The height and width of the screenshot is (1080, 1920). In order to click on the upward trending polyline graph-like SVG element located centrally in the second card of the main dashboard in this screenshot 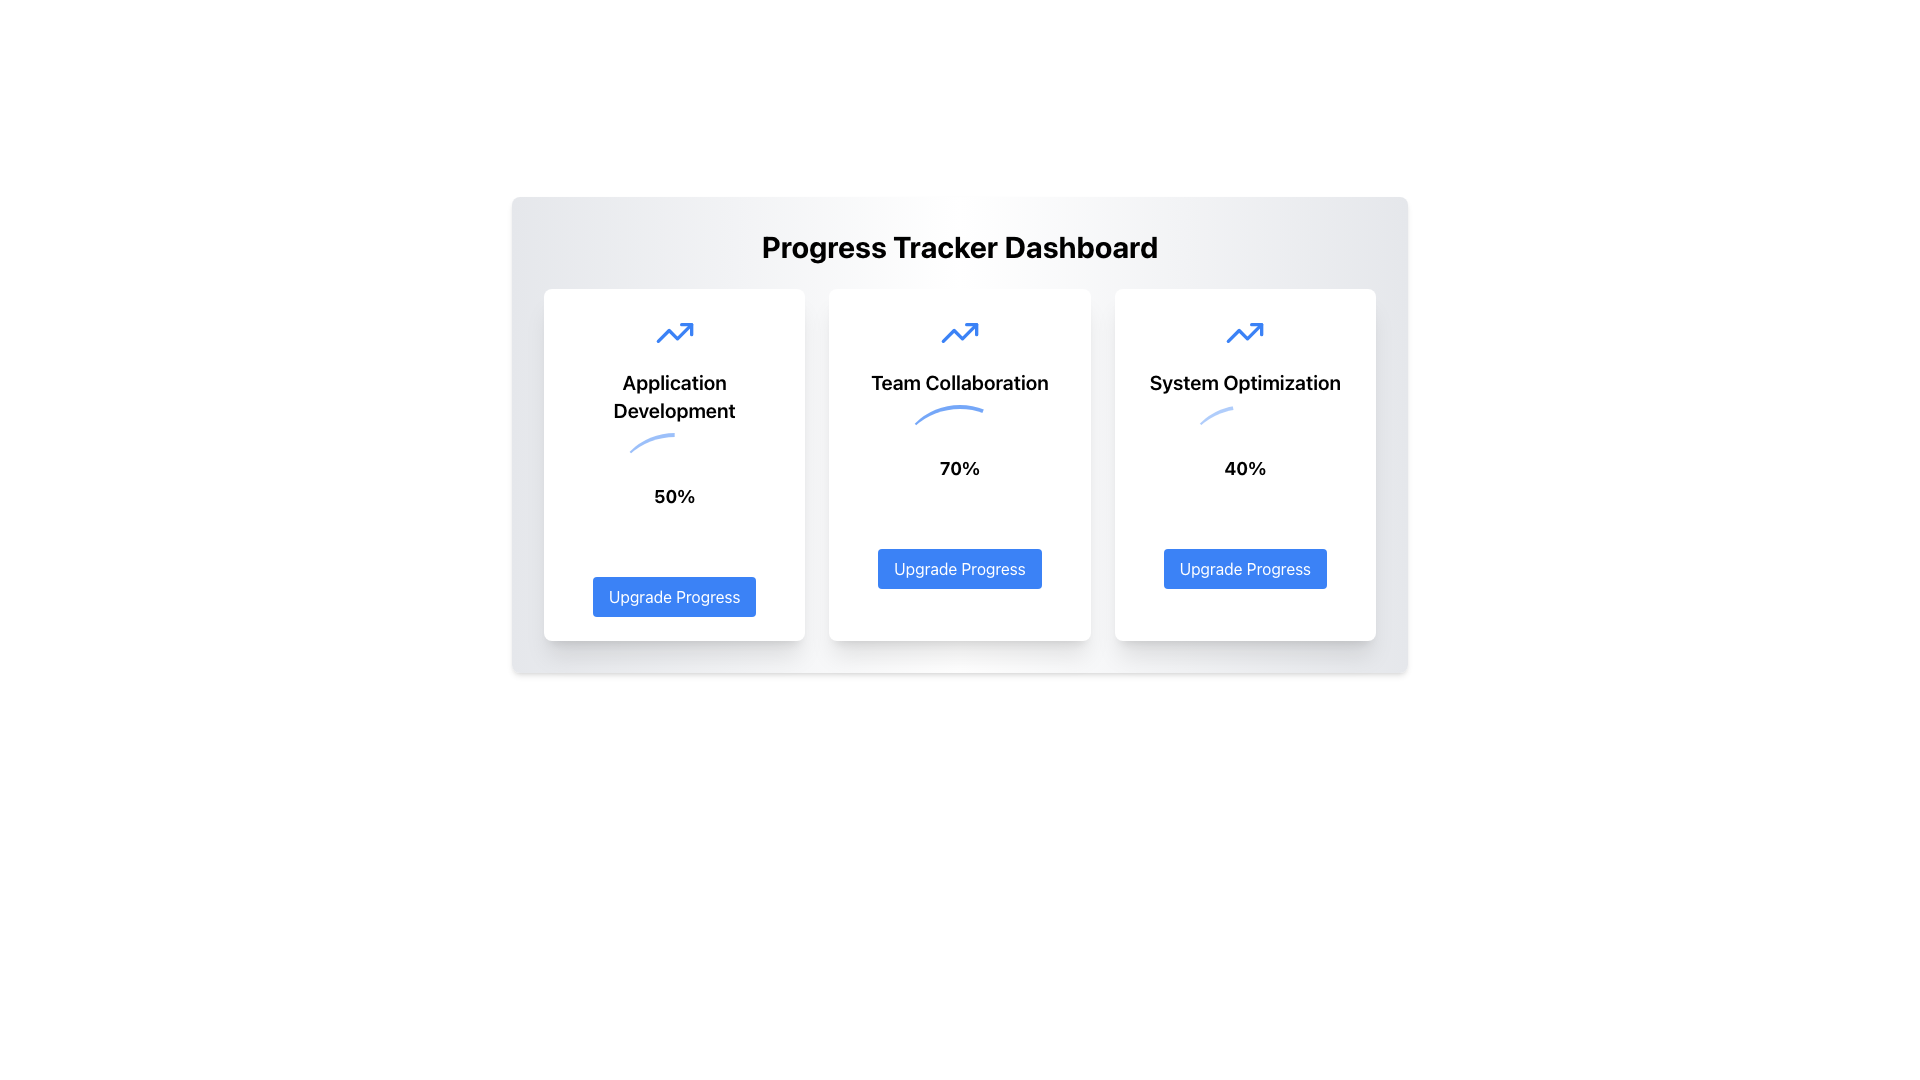, I will do `click(674, 331)`.